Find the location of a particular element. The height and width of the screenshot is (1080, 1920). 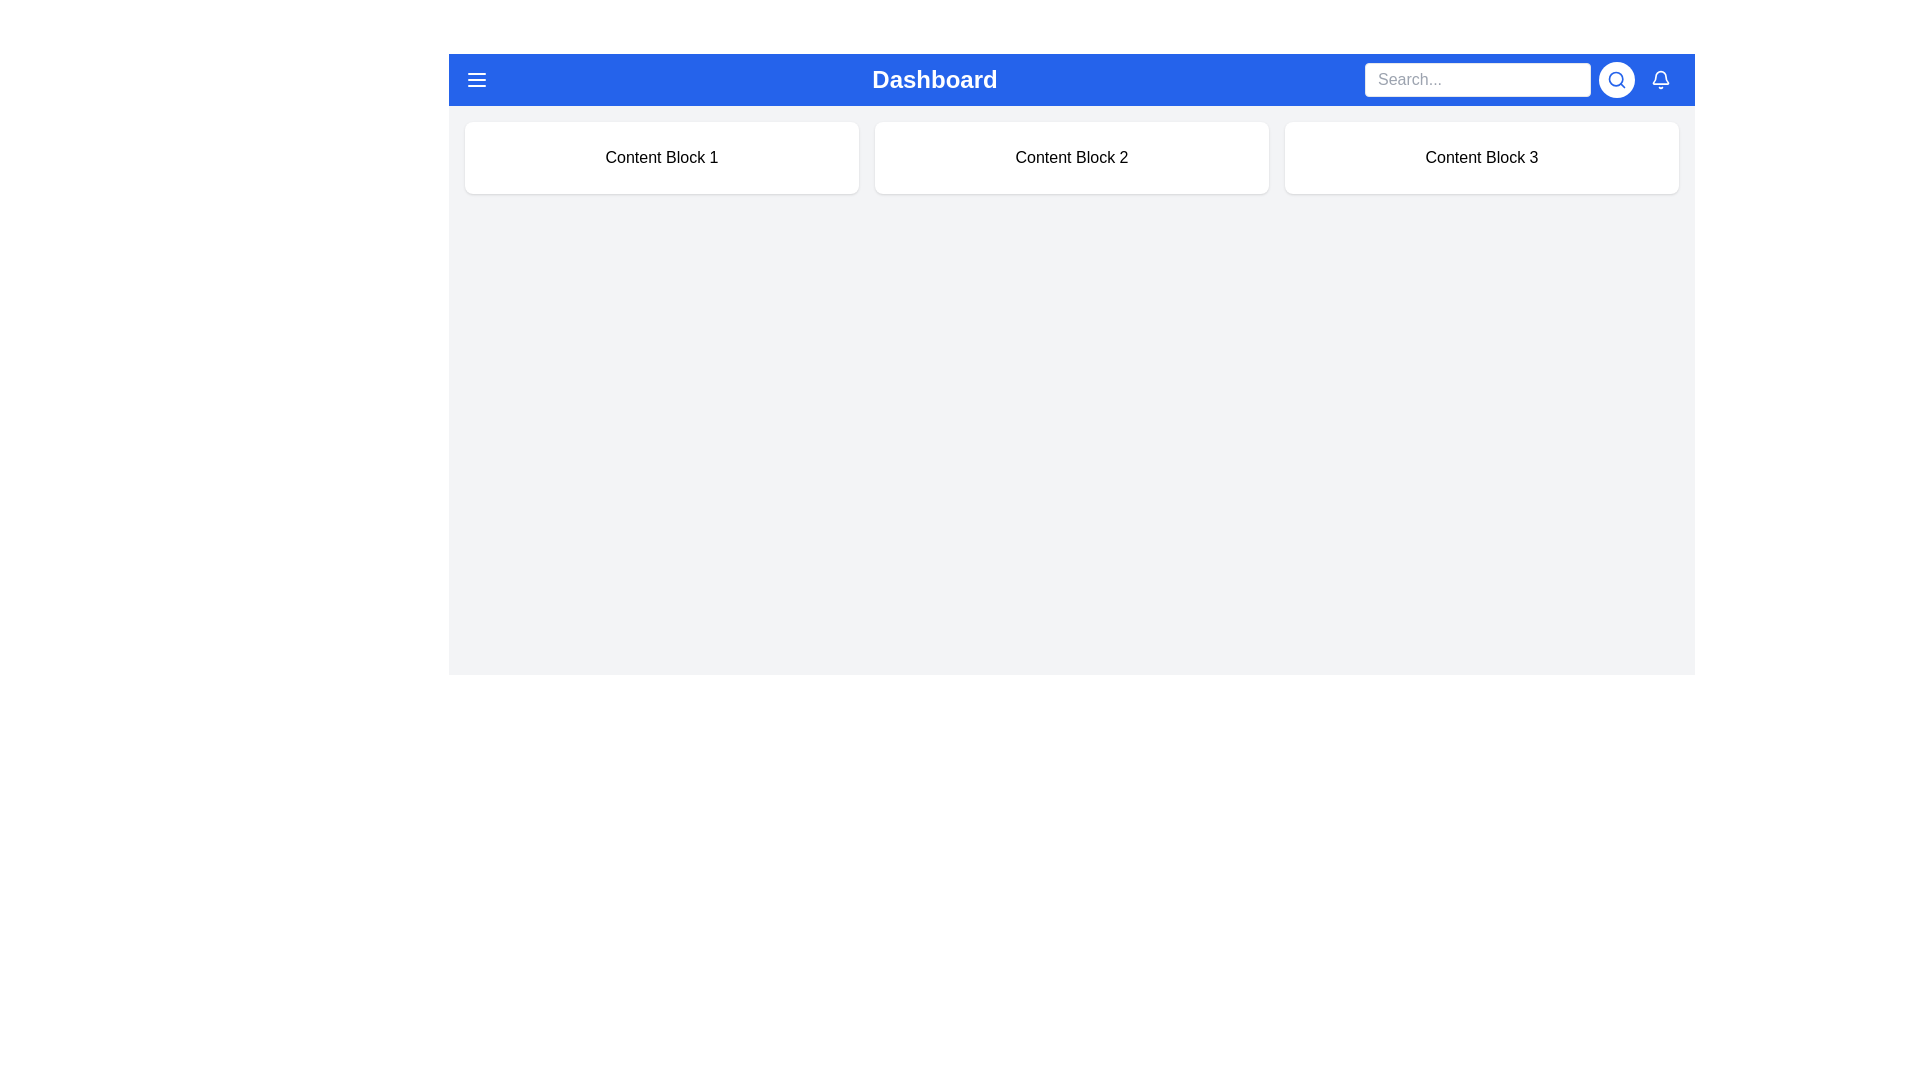

the blue magnifying glass icon button located in the top right corner of the interface to initiate the search functionality is located at coordinates (1617, 79).